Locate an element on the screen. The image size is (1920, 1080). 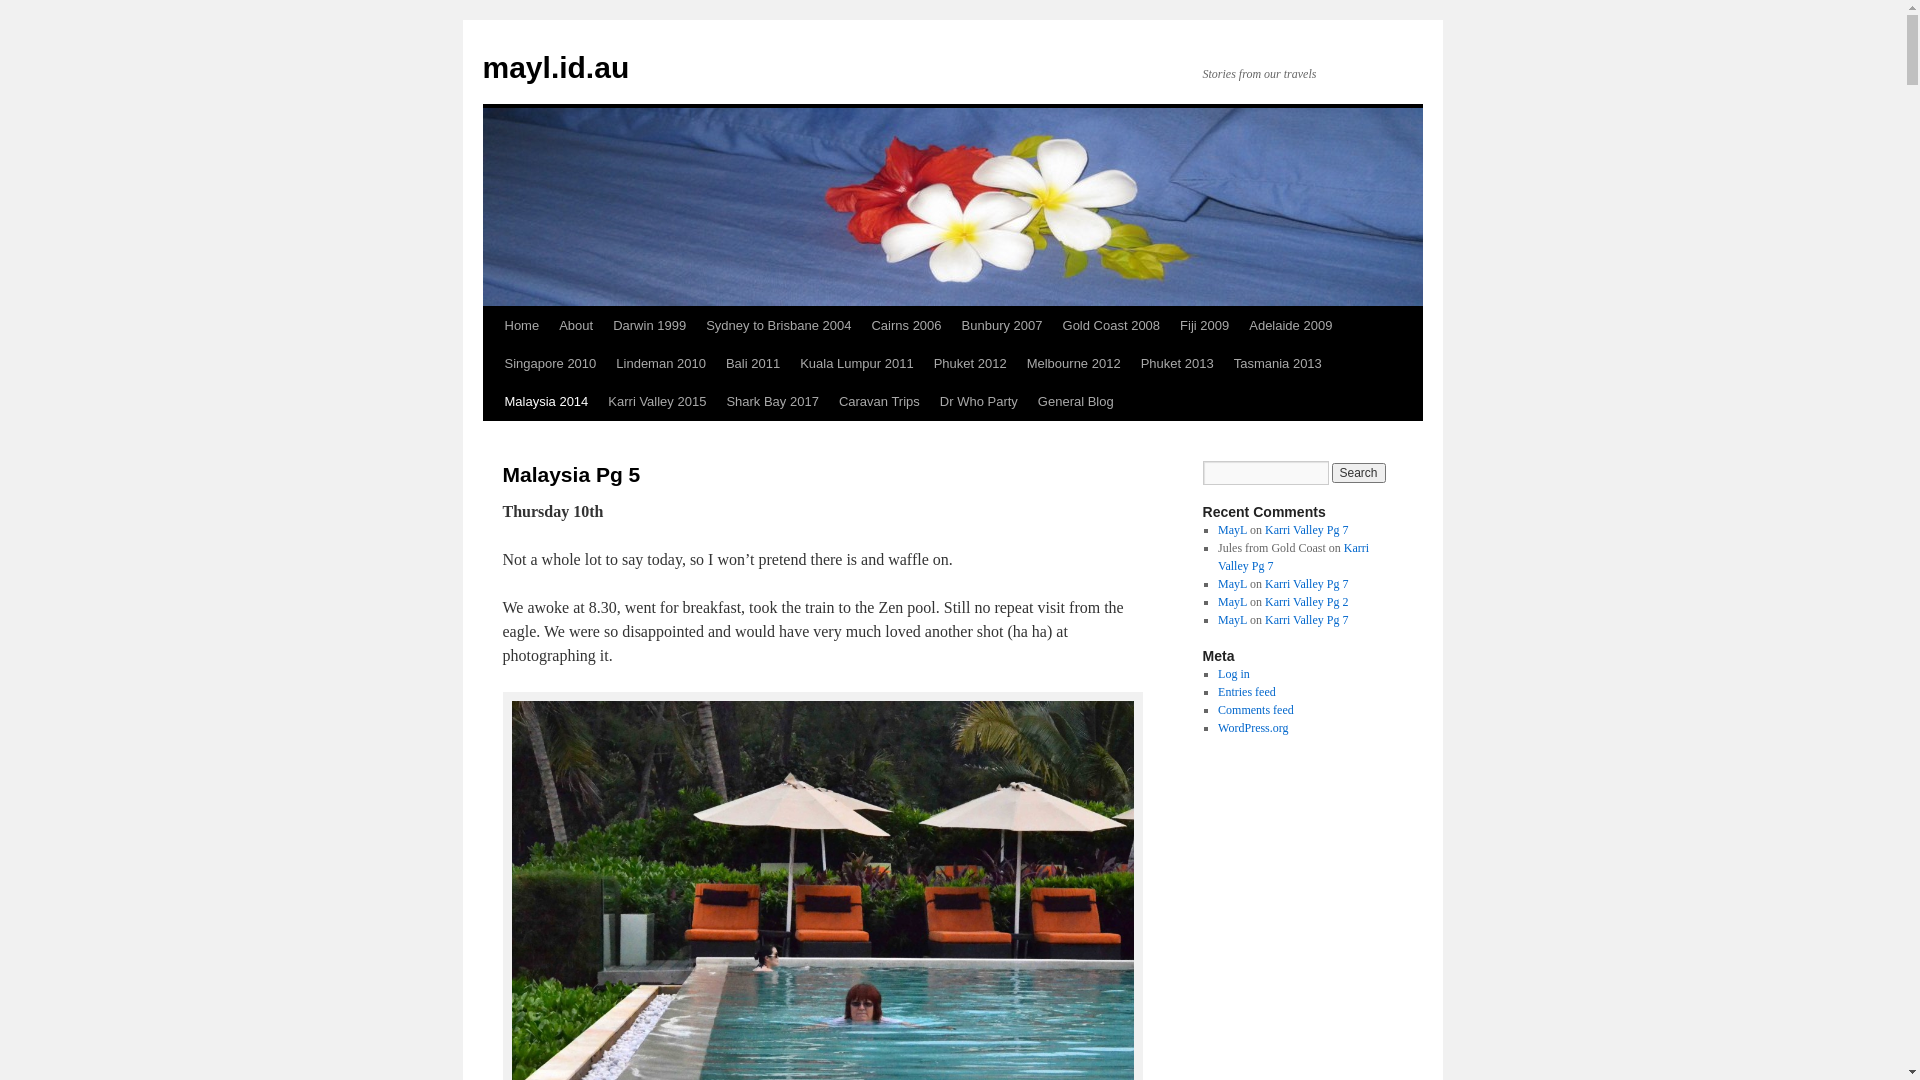
'MayL' is located at coordinates (1231, 583).